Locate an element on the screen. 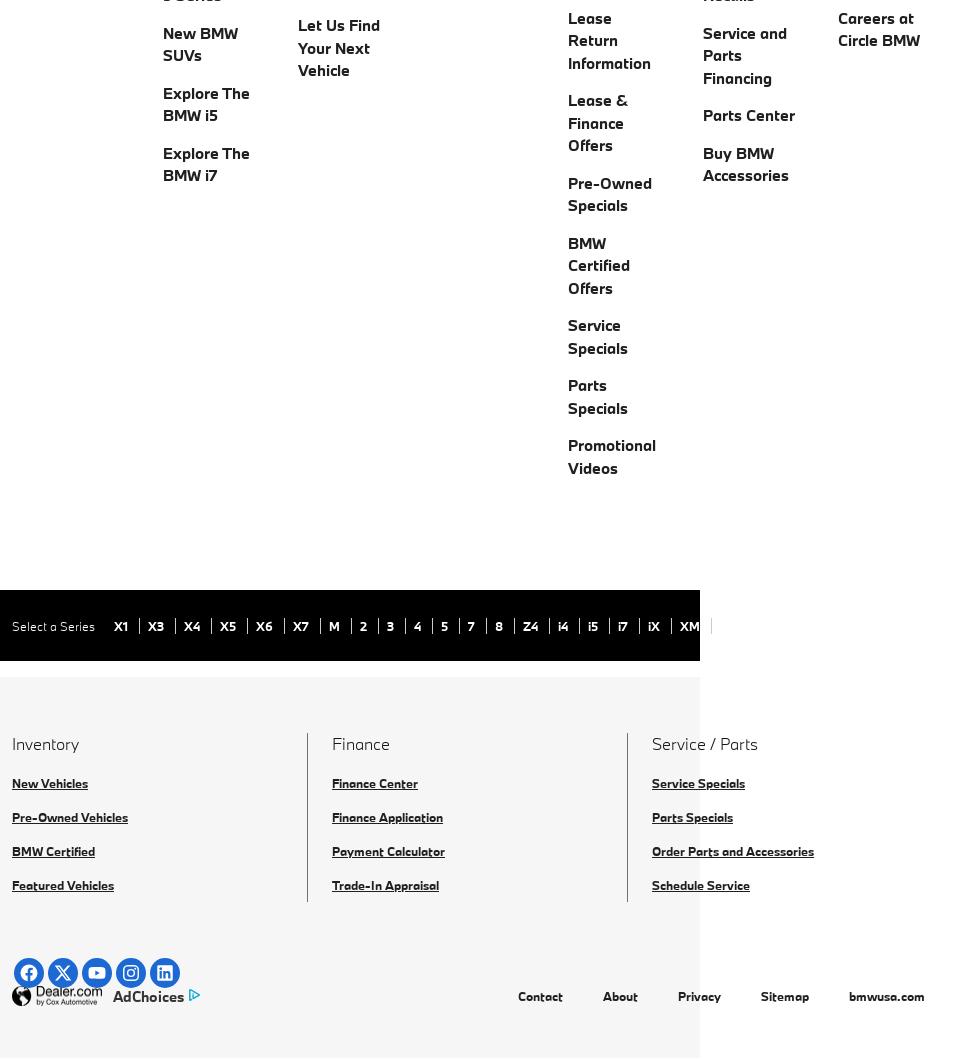 This screenshot has width=960, height=1059. 'Promotional Videos' is located at coordinates (568, 456).